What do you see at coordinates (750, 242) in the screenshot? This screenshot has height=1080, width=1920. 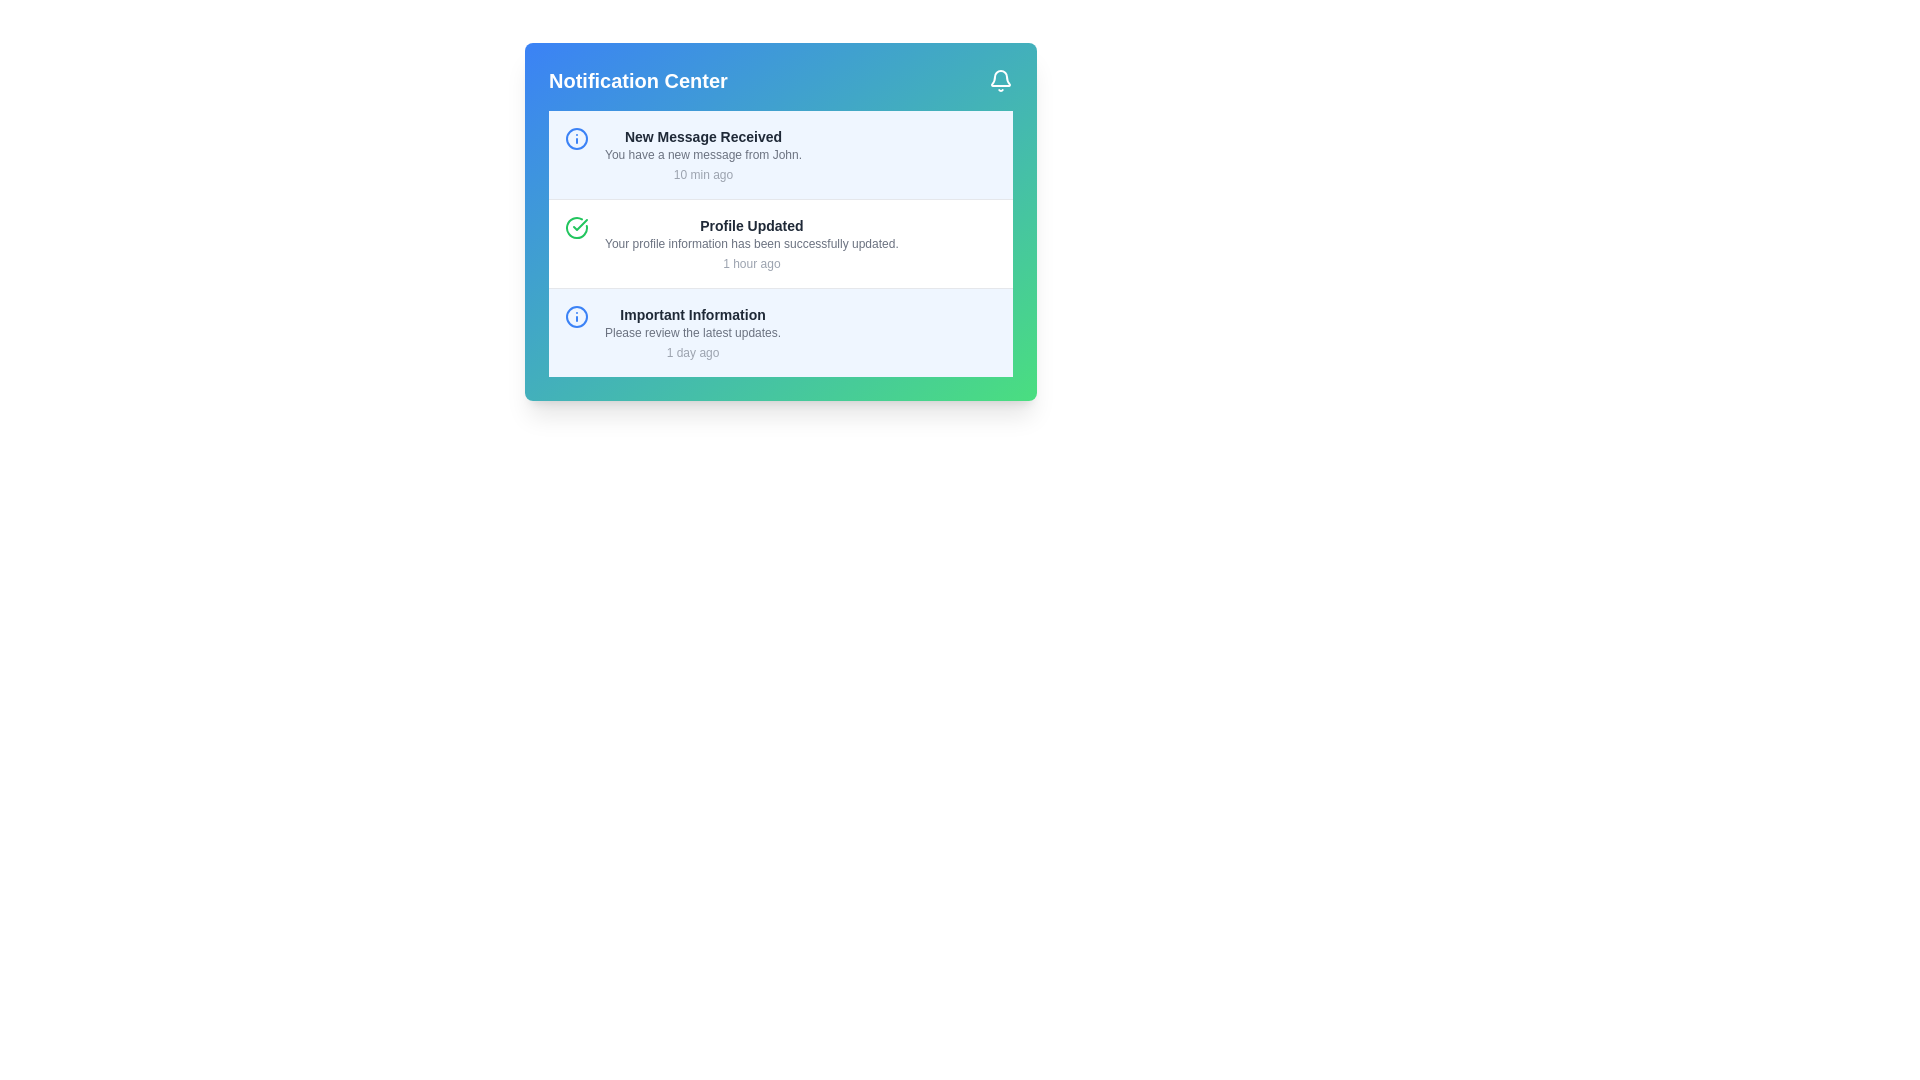 I see `informative text label that notifies the user about the successful update of their profile information, located in the Notification Center under the title 'Profile Updated'` at bounding box center [750, 242].